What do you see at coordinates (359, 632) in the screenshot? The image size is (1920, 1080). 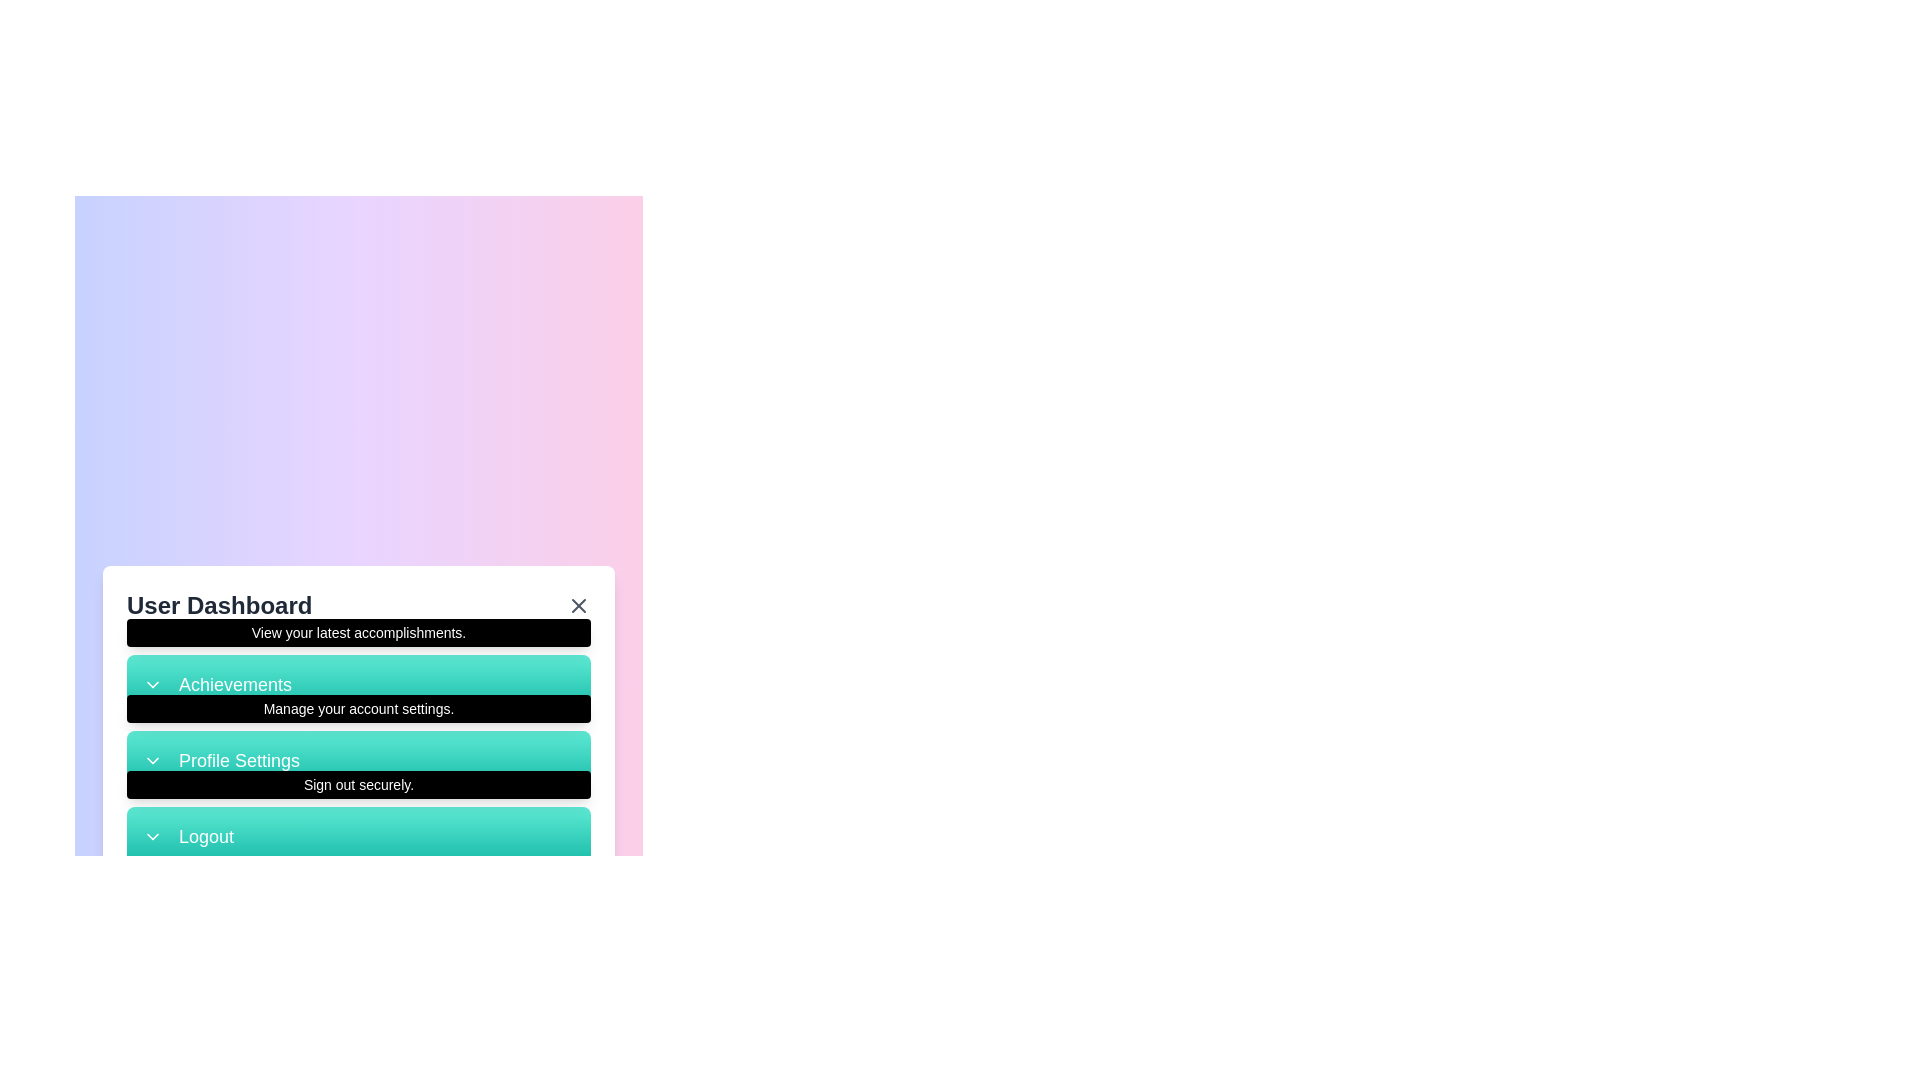 I see `the tooltip with the message 'View your latest accomplishments.', which is a black background text box with white text located above the 'Achievements' section` at bounding box center [359, 632].